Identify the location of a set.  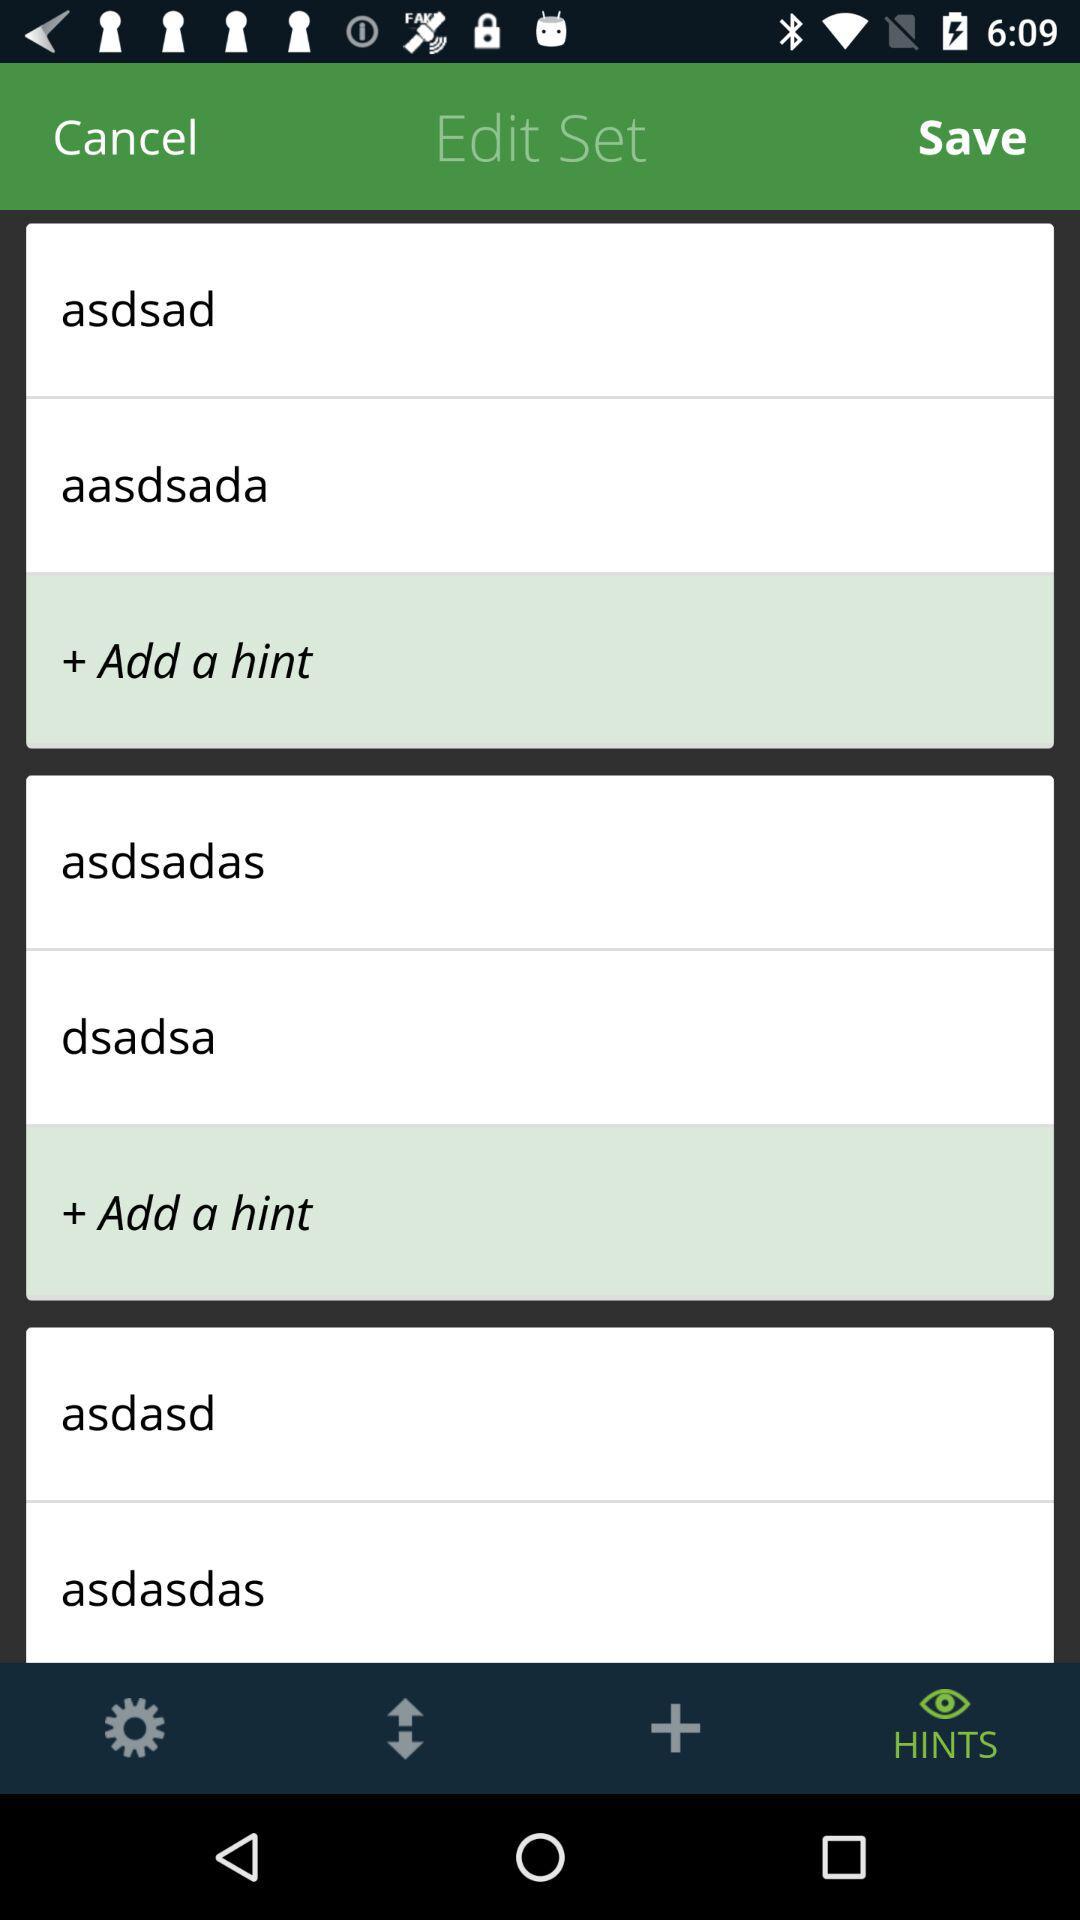
(675, 1727).